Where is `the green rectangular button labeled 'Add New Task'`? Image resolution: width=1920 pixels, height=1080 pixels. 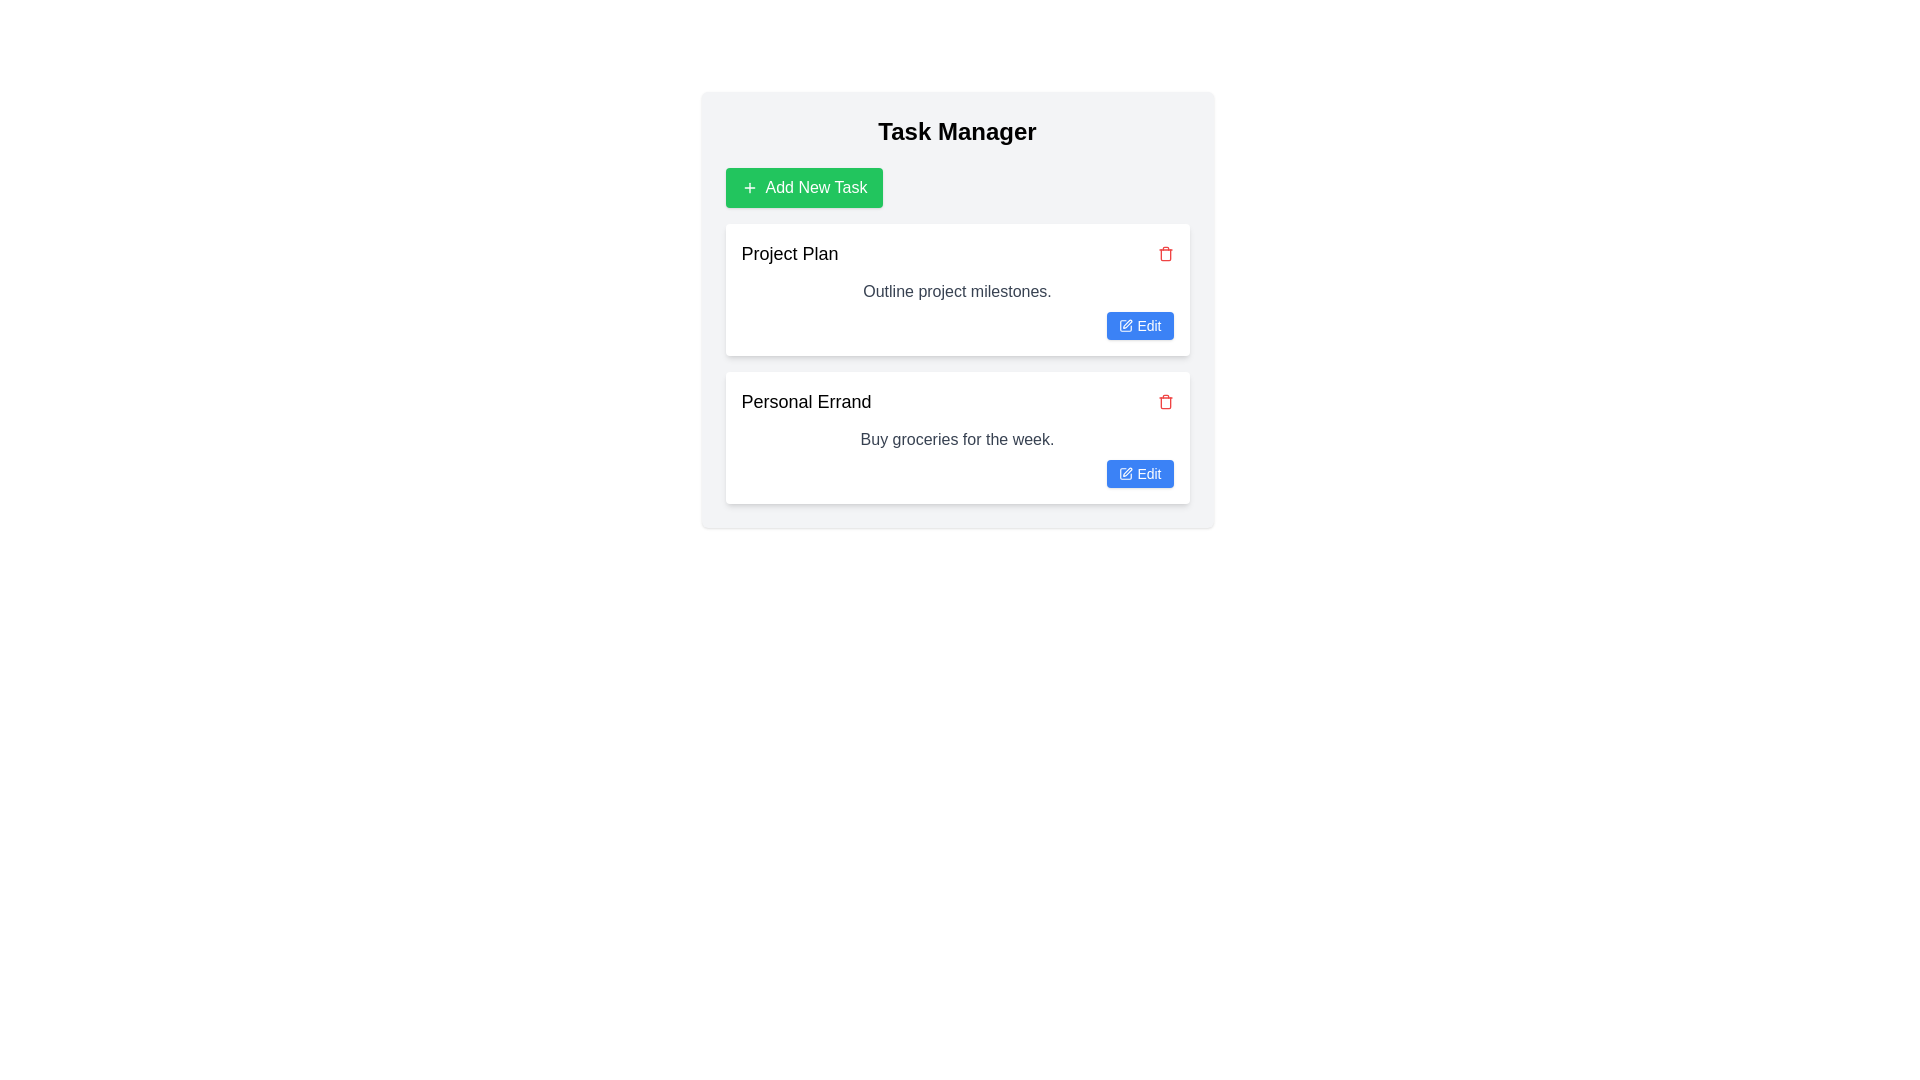 the green rectangular button labeled 'Add New Task' is located at coordinates (804, 188).